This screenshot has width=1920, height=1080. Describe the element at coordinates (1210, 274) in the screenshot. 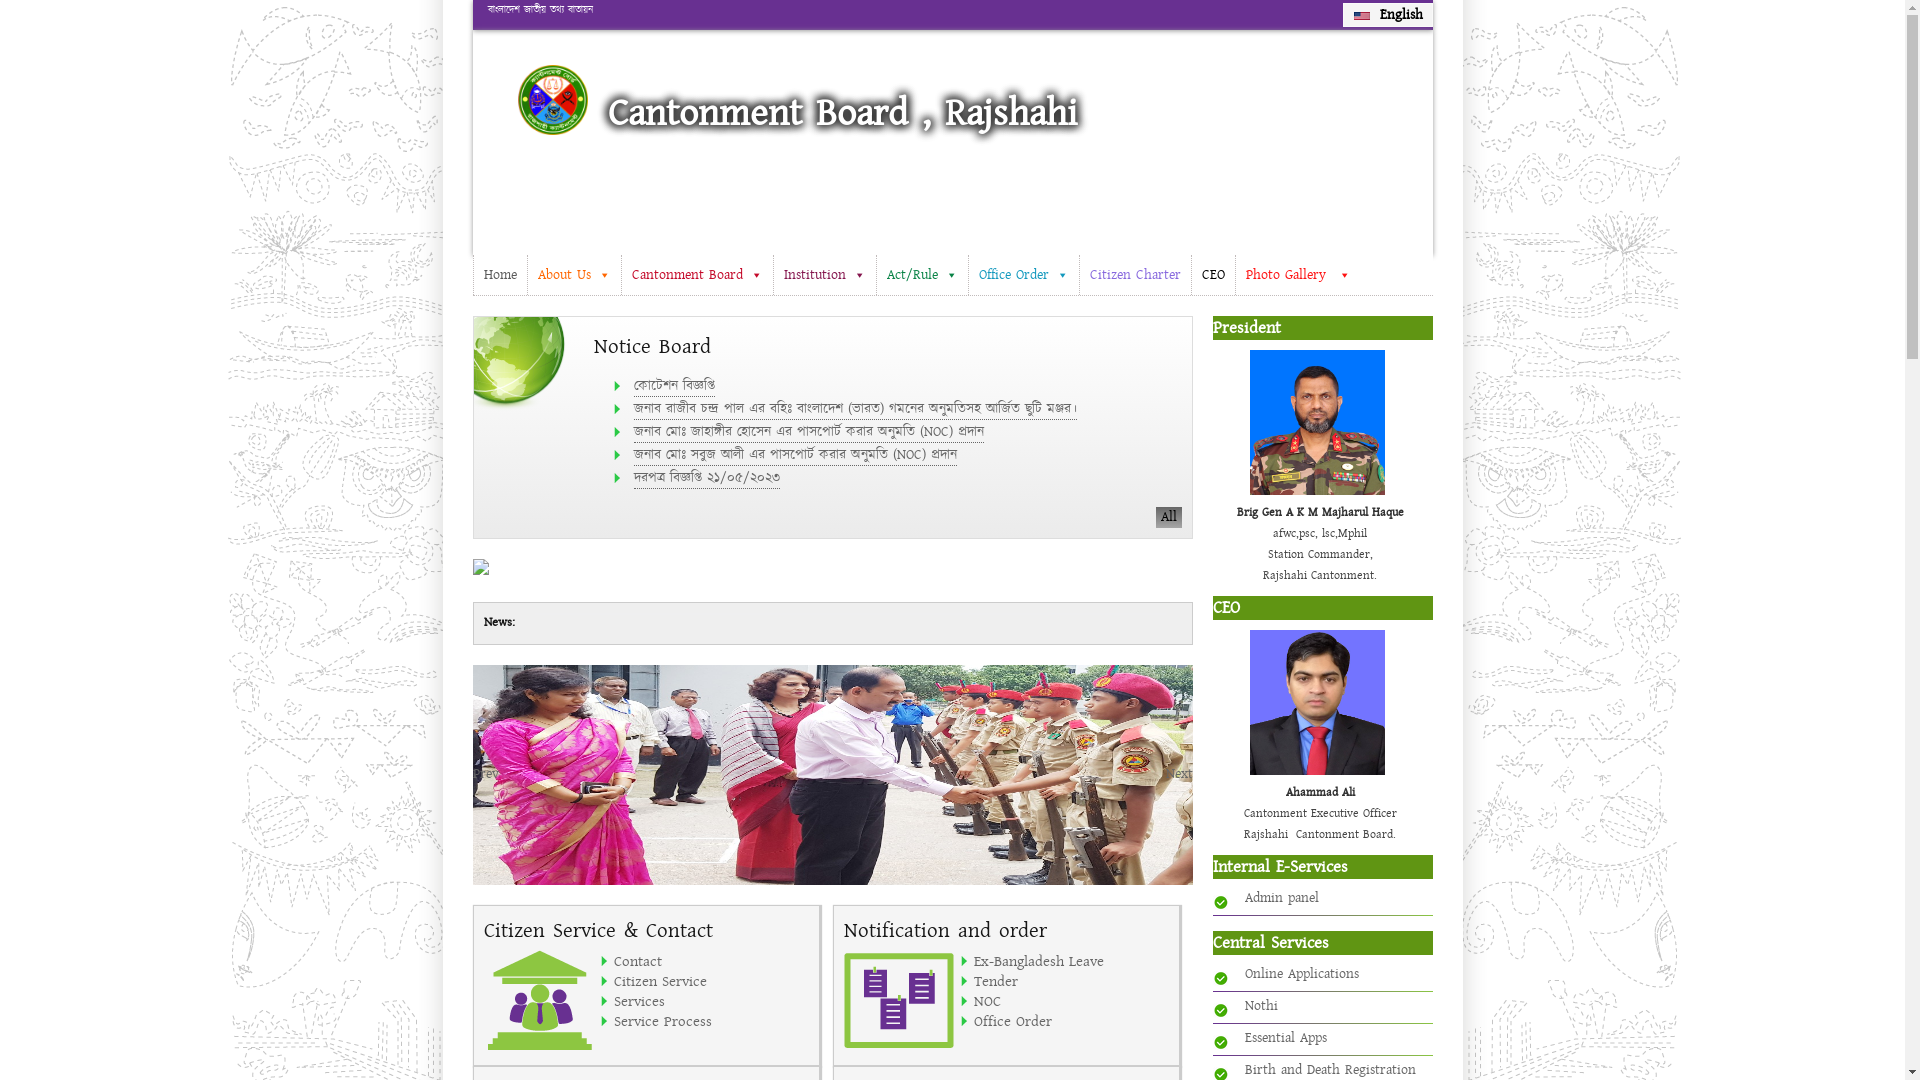

I see `'CEO'` at that location.